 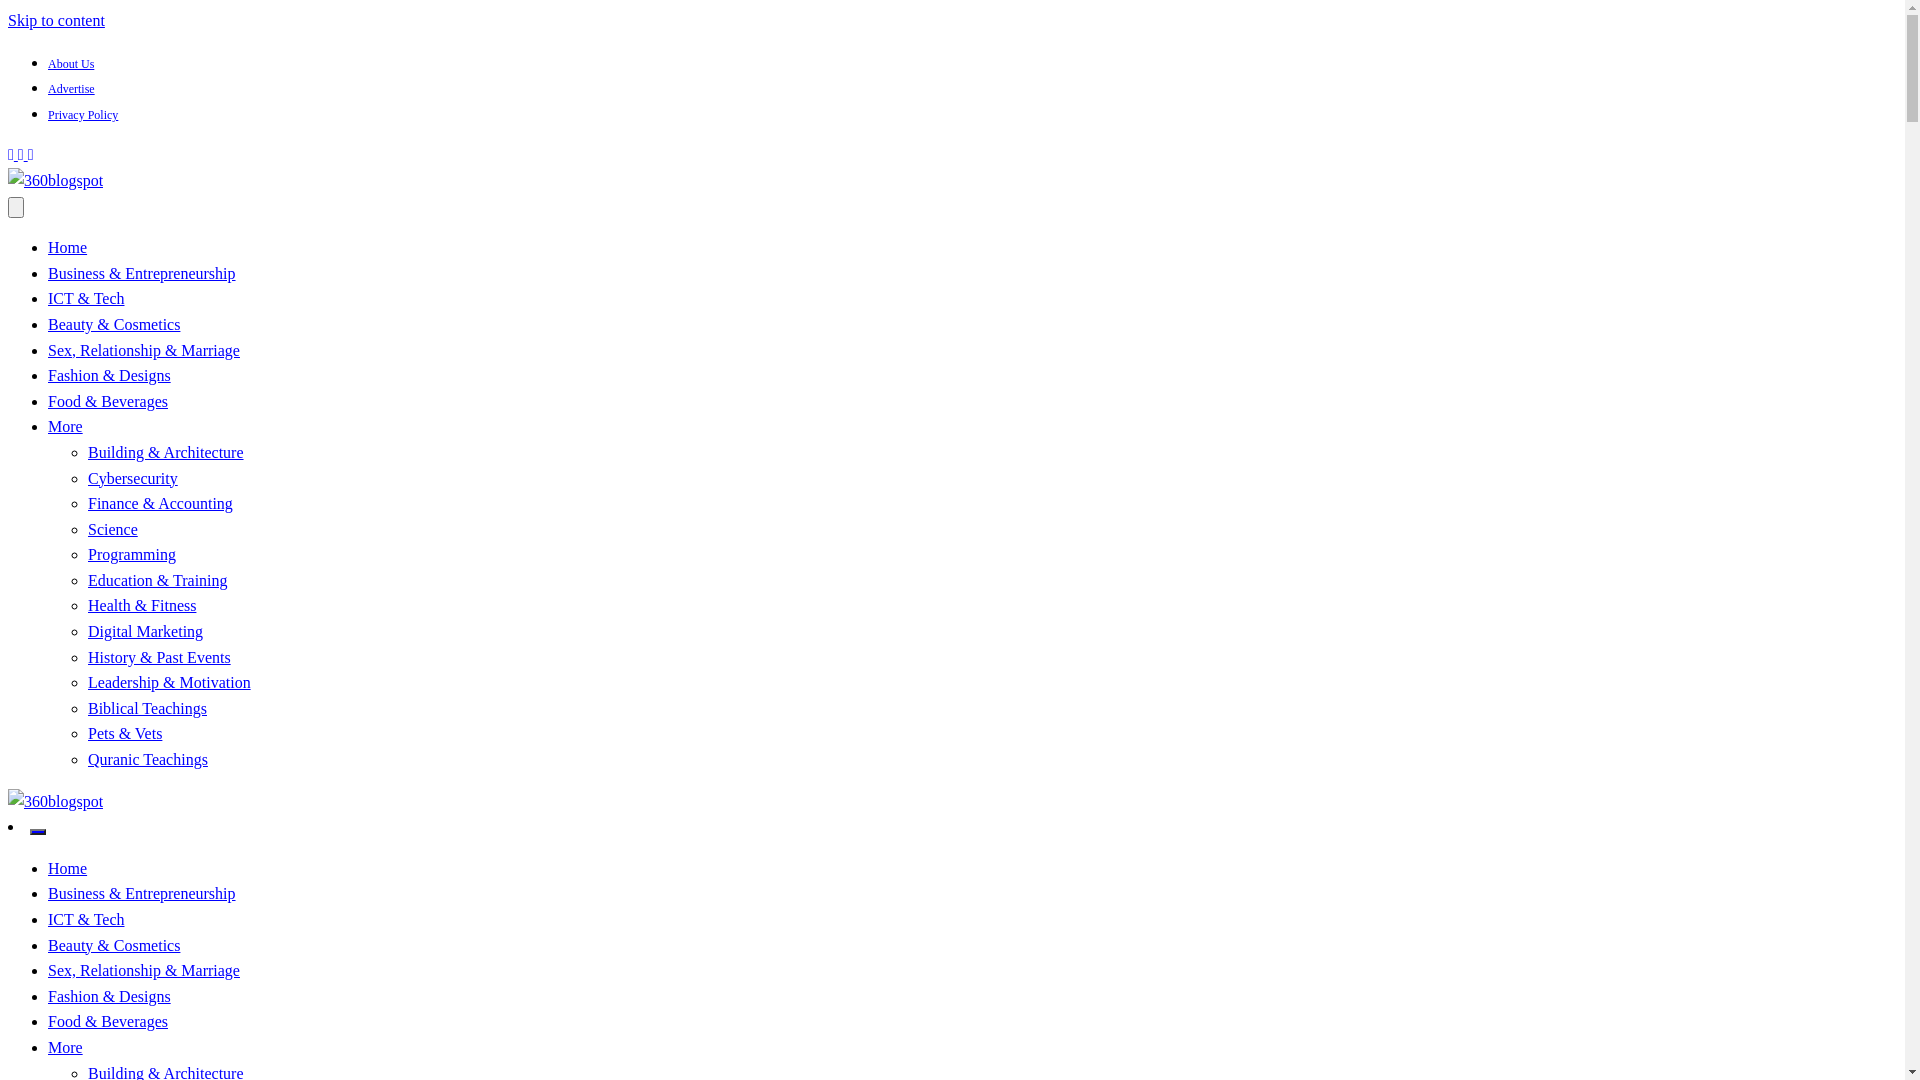 What do you see at coordinates (157, 580) in the screenshot?
I see `'Education & Training'` at bounding box center [157, 580].